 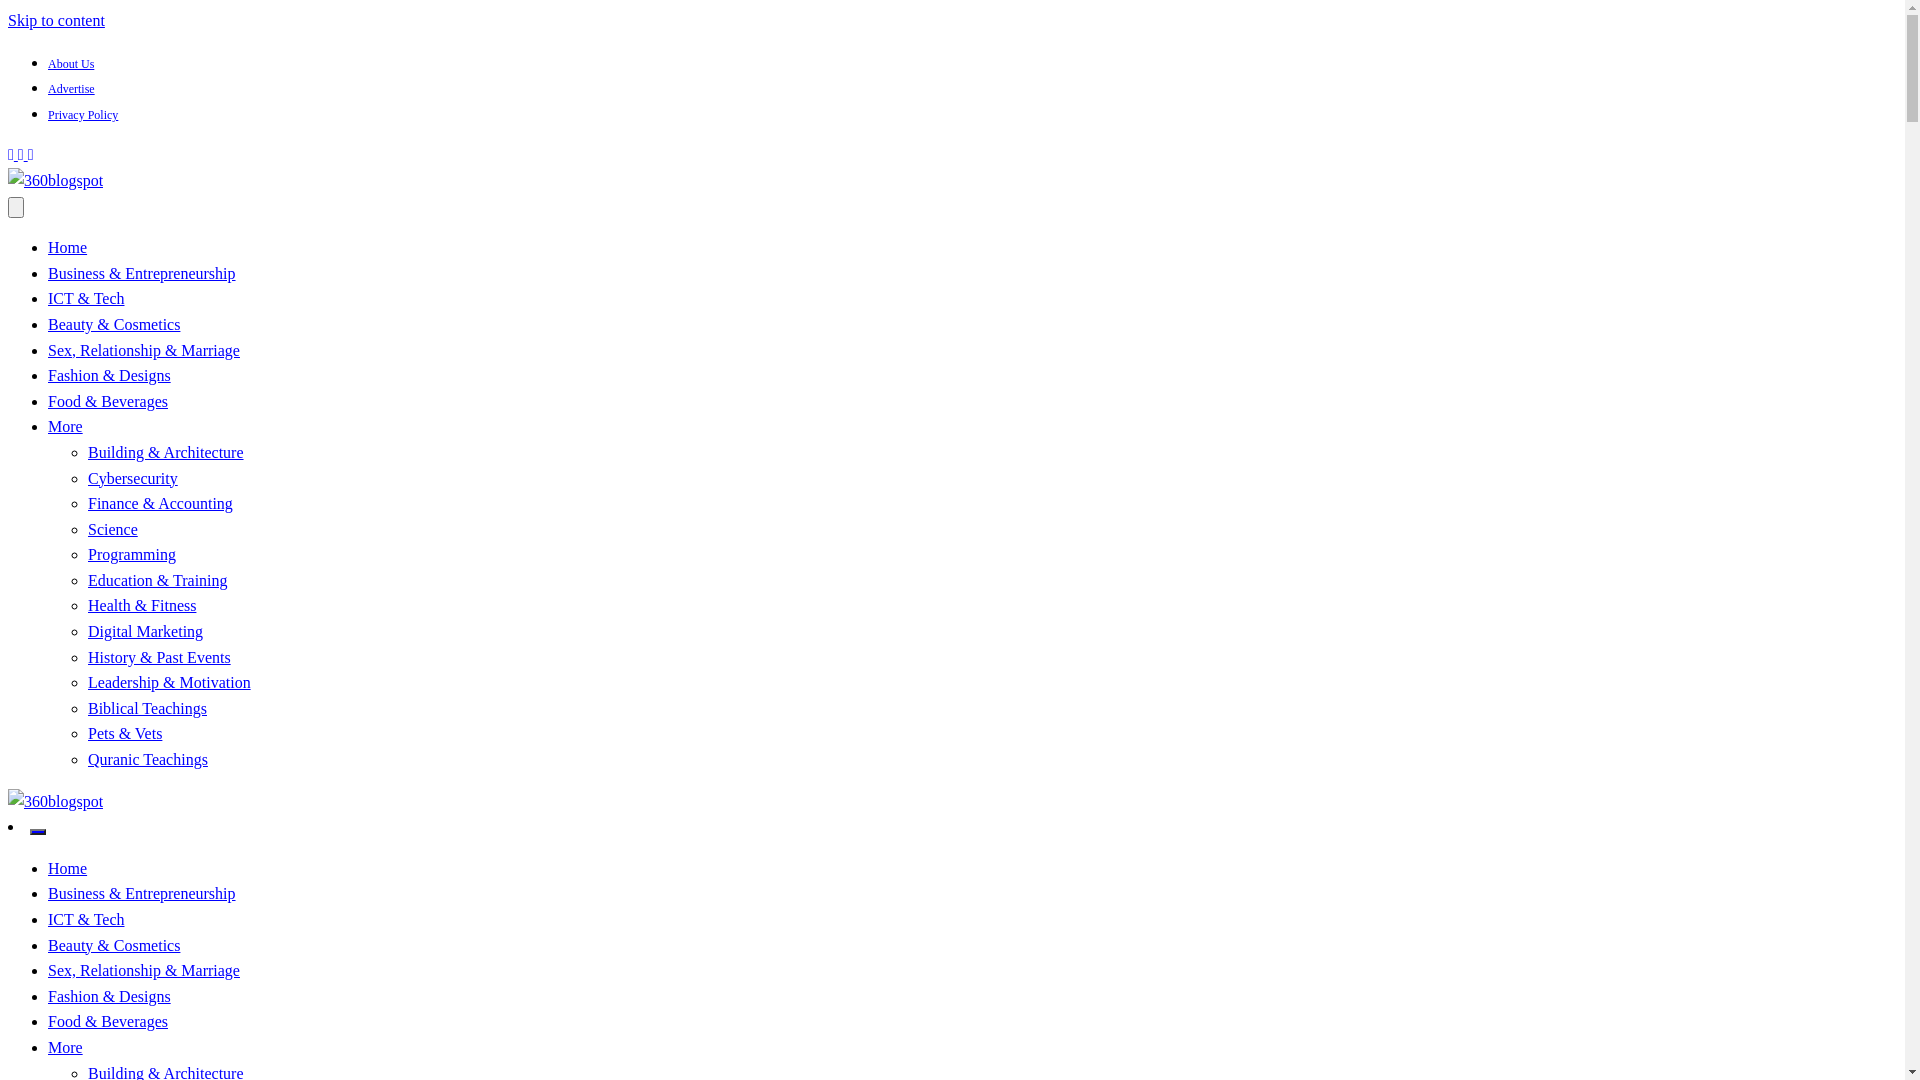 What do you see at coordinates (157, 580) in the screenshot?
I see `'Education & Training'` at bounding box center [157, 580].